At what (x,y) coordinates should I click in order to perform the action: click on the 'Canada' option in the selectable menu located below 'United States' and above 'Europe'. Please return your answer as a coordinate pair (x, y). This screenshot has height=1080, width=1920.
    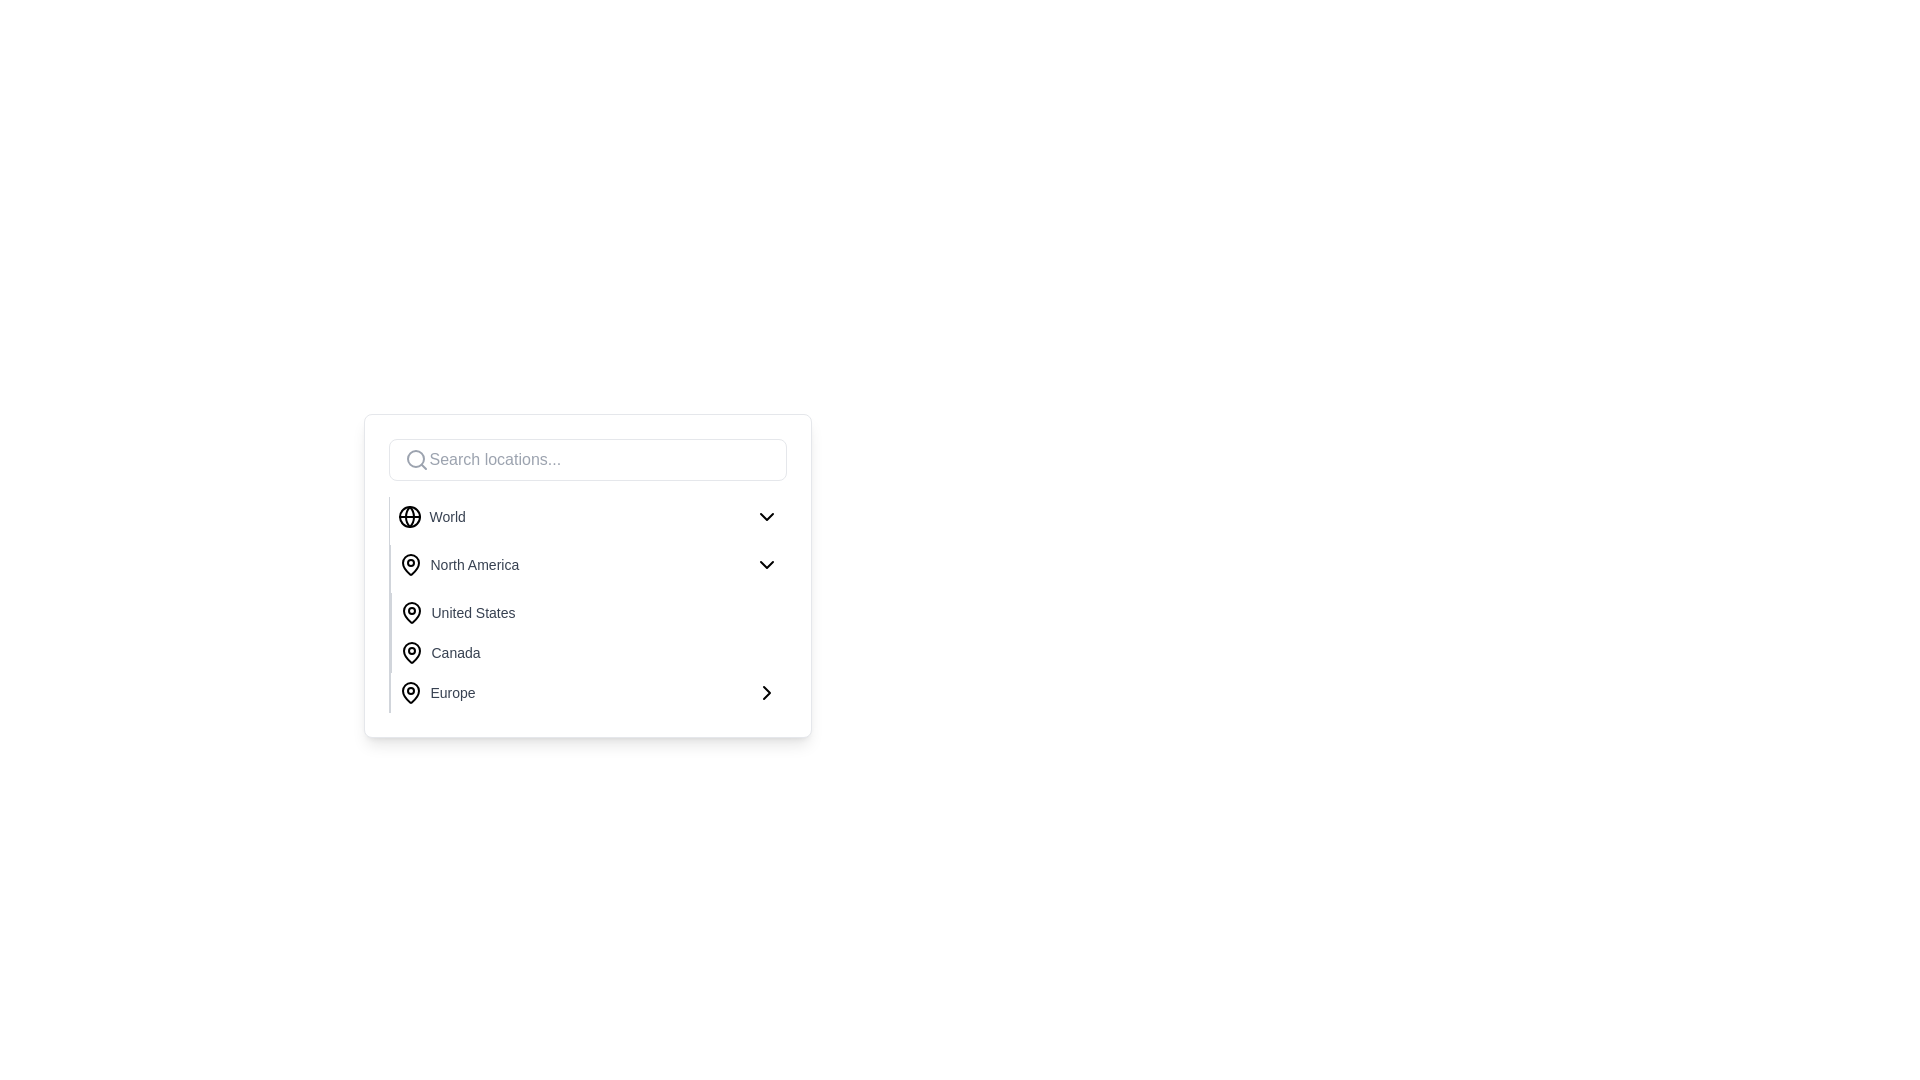
    Looking at the image, I should click on (588, 652).